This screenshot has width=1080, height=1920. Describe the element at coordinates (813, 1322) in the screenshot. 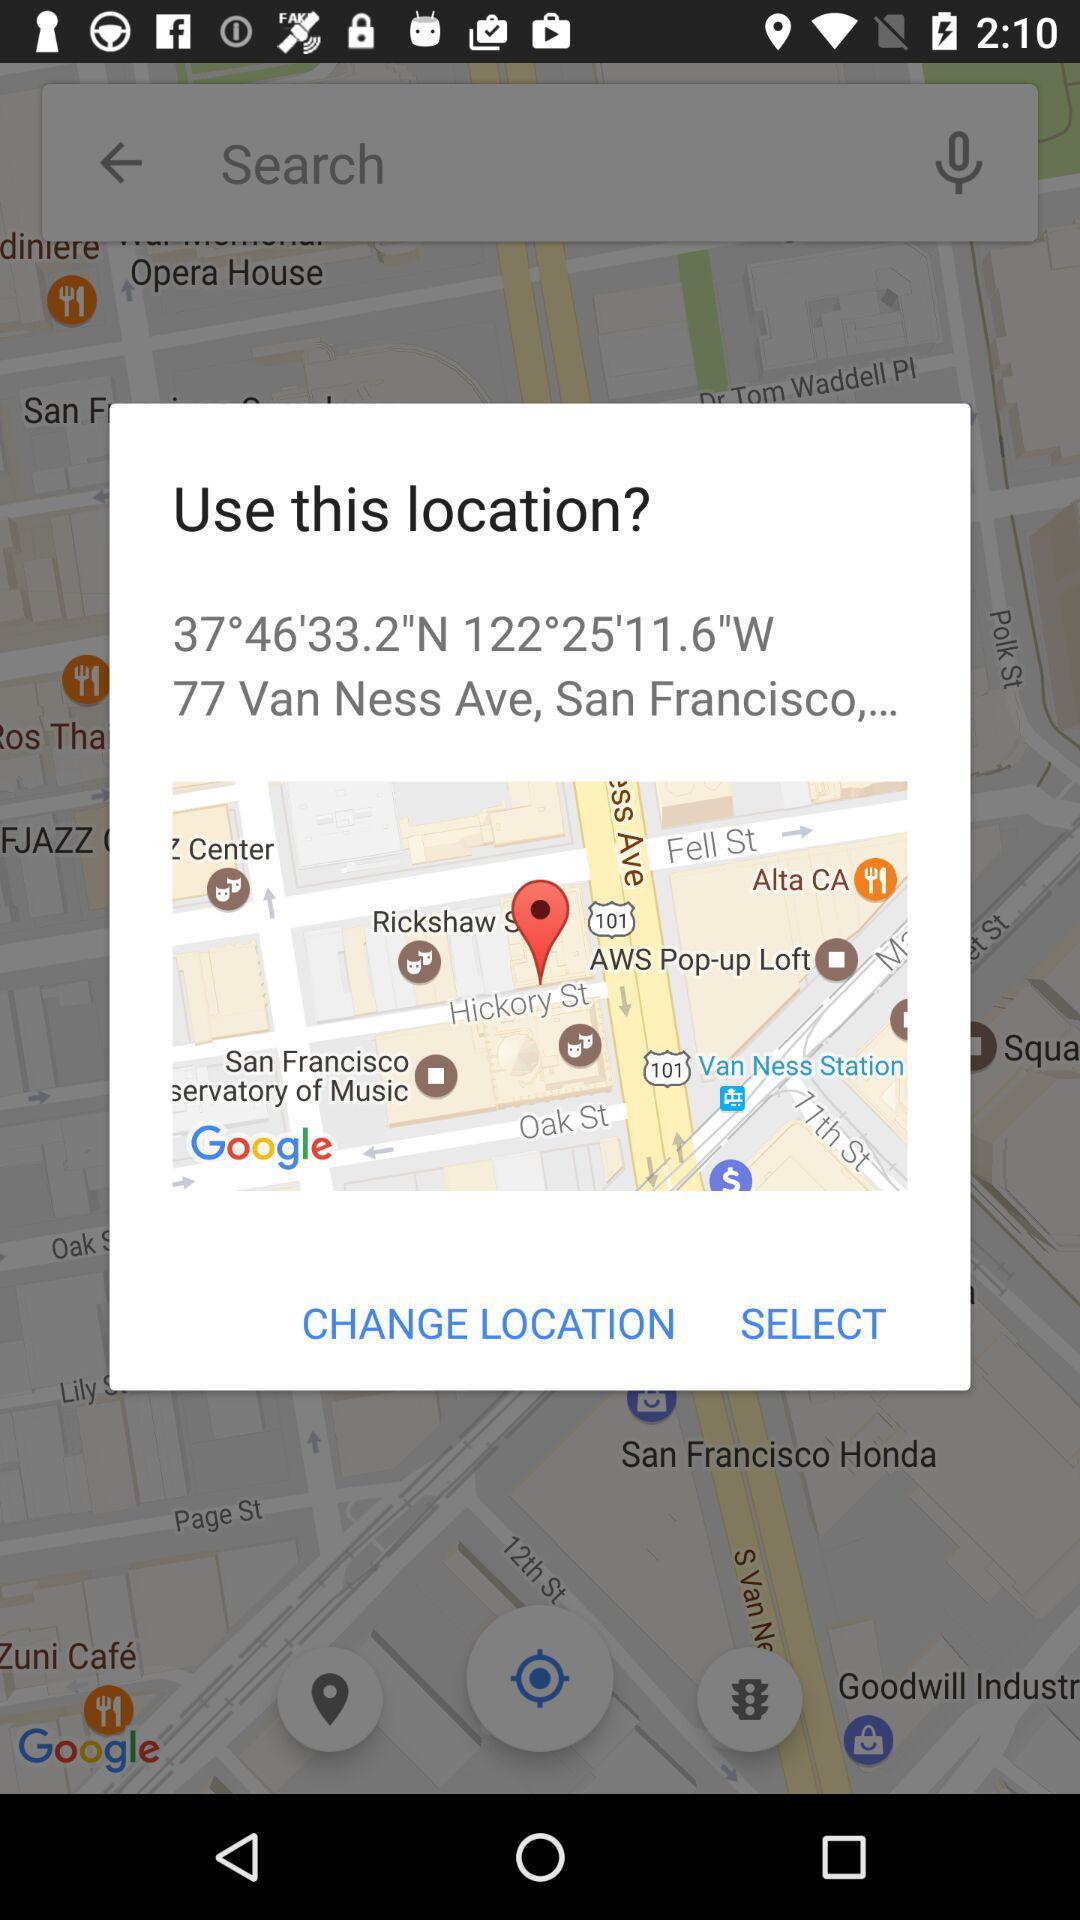

I see `the icon to the right of change location` at that location.